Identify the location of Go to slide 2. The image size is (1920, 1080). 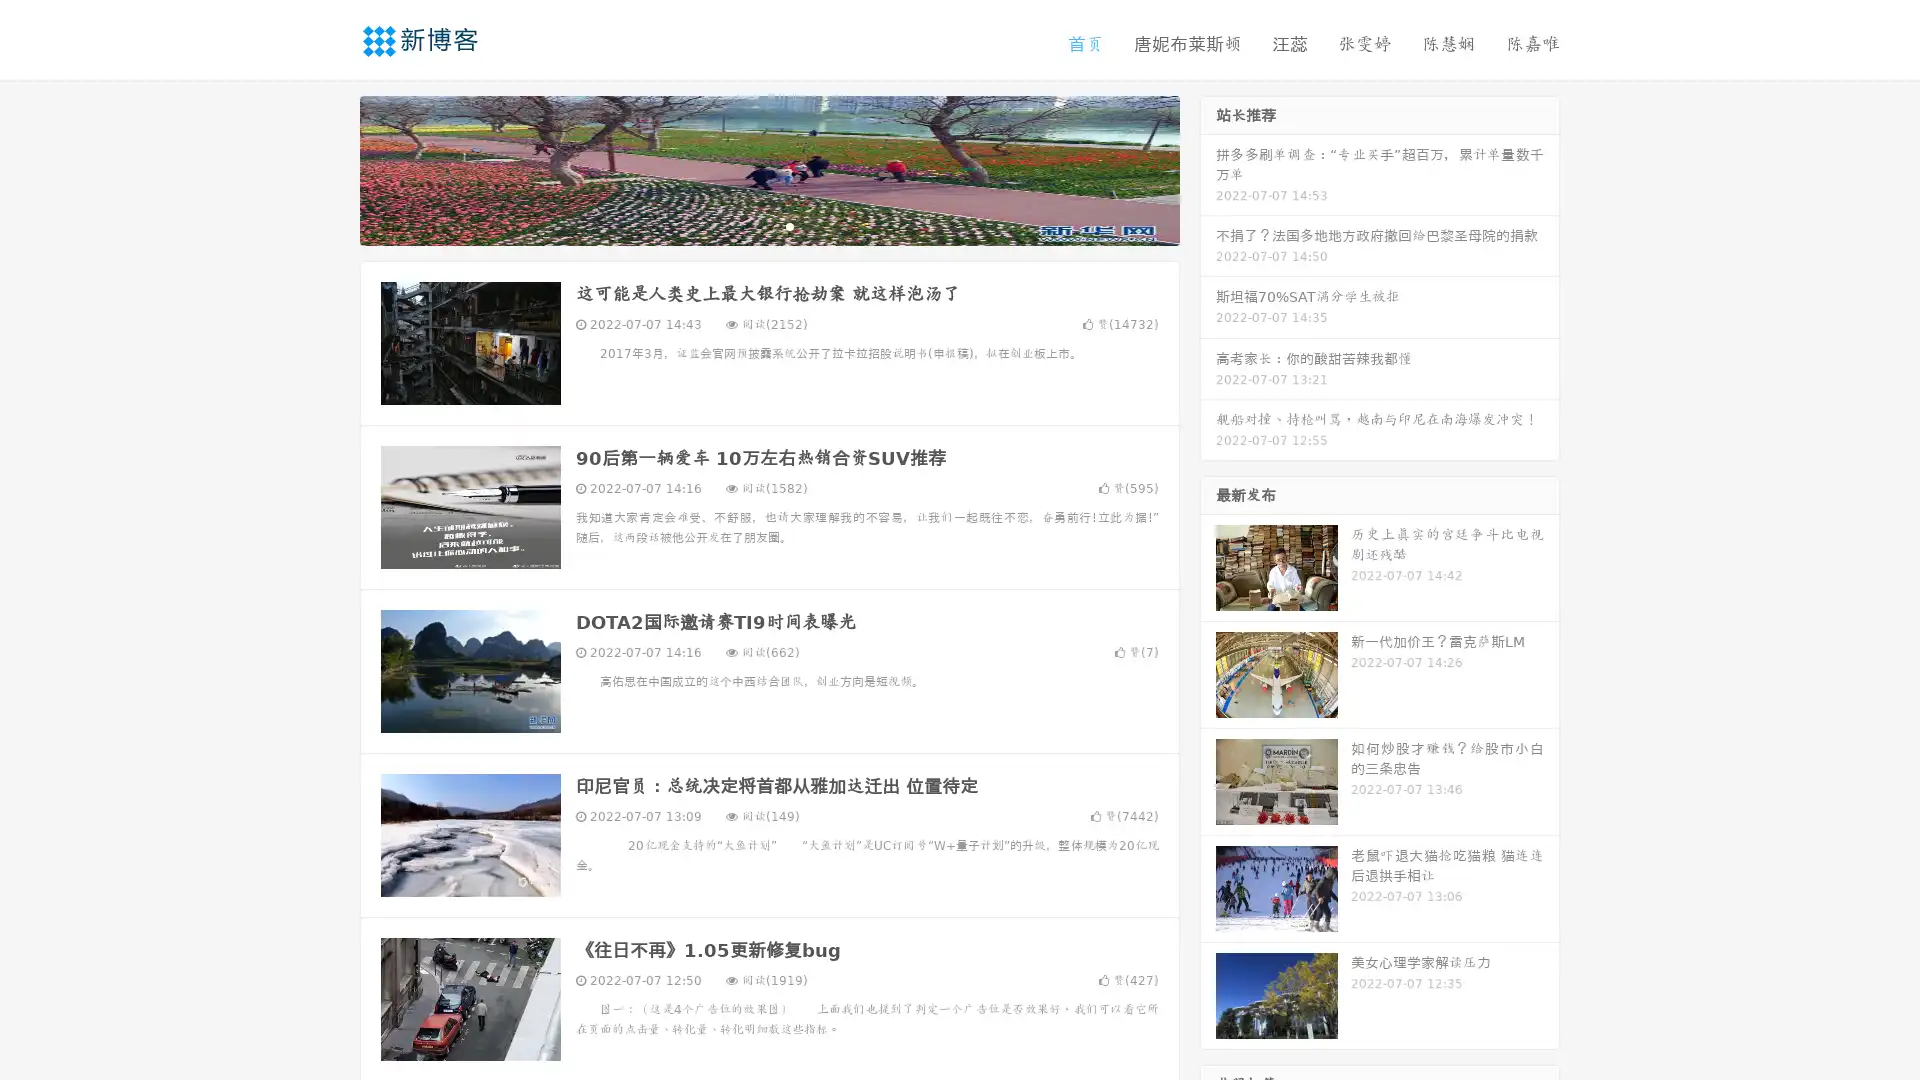
(768, 225).